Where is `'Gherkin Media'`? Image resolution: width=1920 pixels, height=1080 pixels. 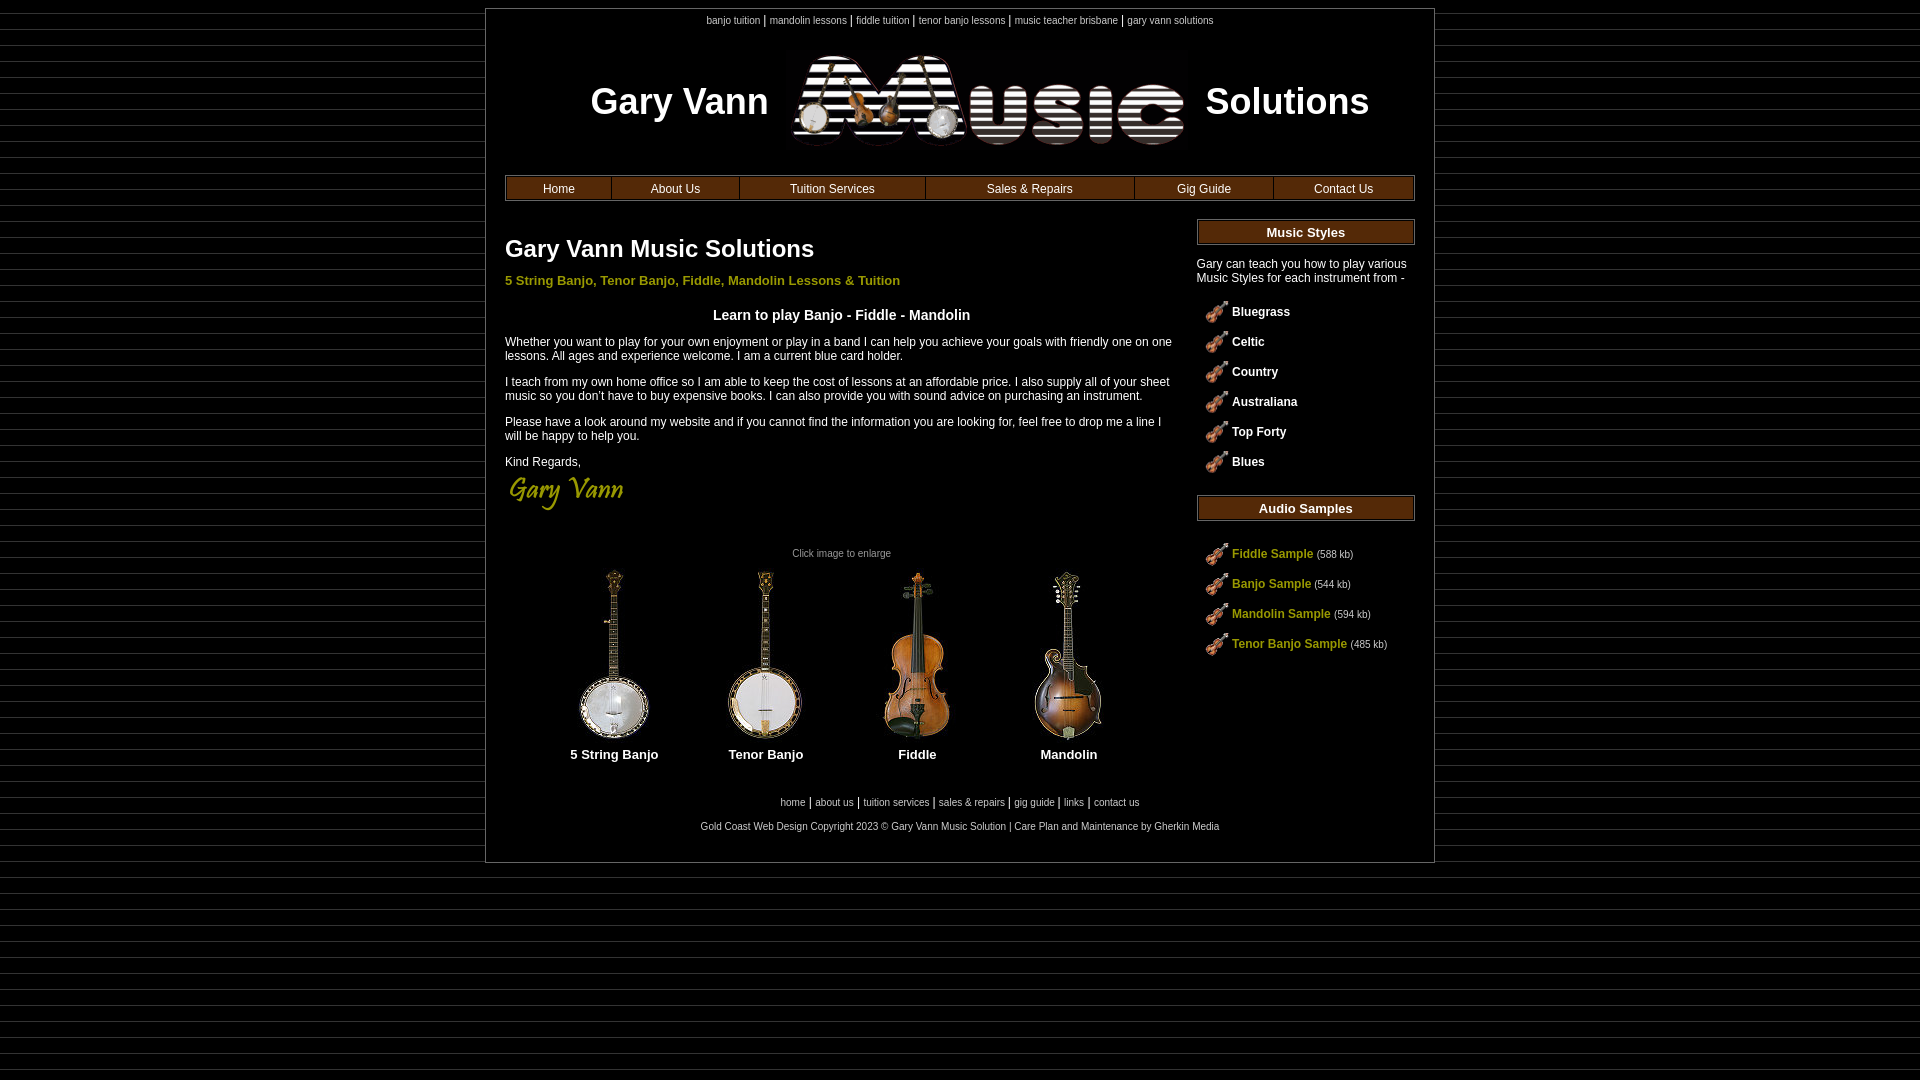 'Gherkin Media' is located at coordinates (1186, 826).